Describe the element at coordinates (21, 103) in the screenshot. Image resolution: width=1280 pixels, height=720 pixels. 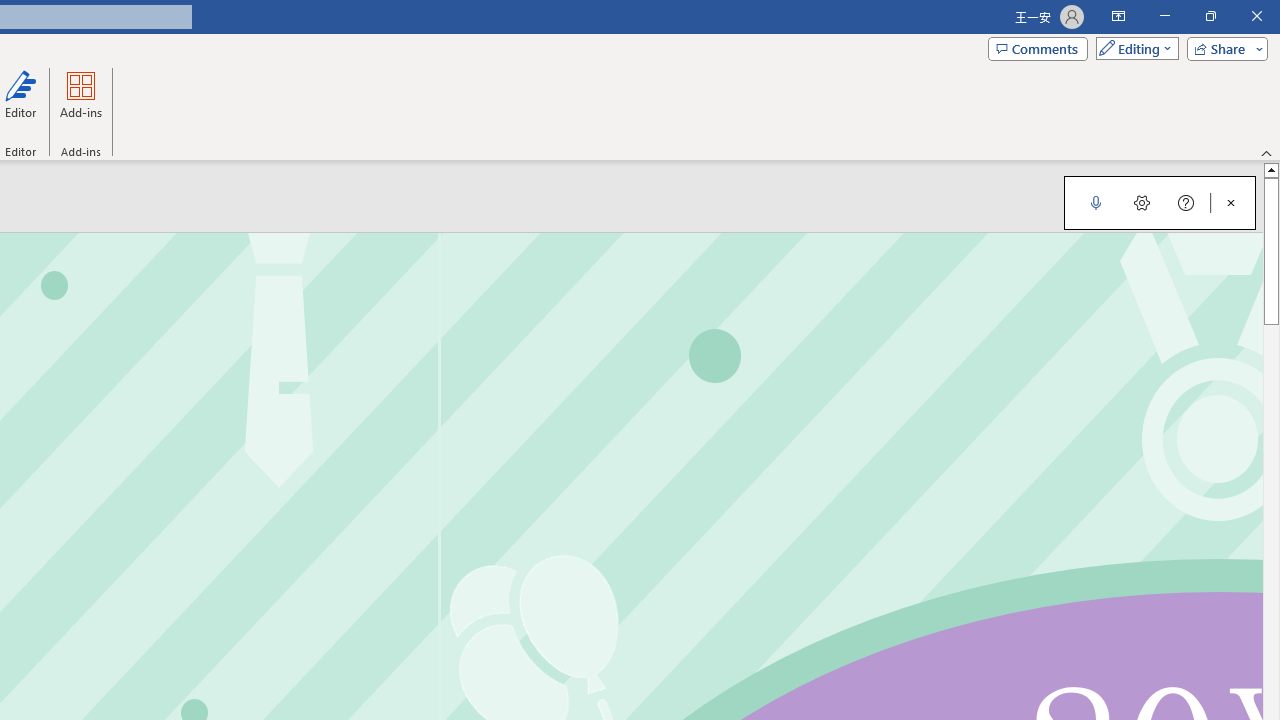
I see `'Editor'` at that location.